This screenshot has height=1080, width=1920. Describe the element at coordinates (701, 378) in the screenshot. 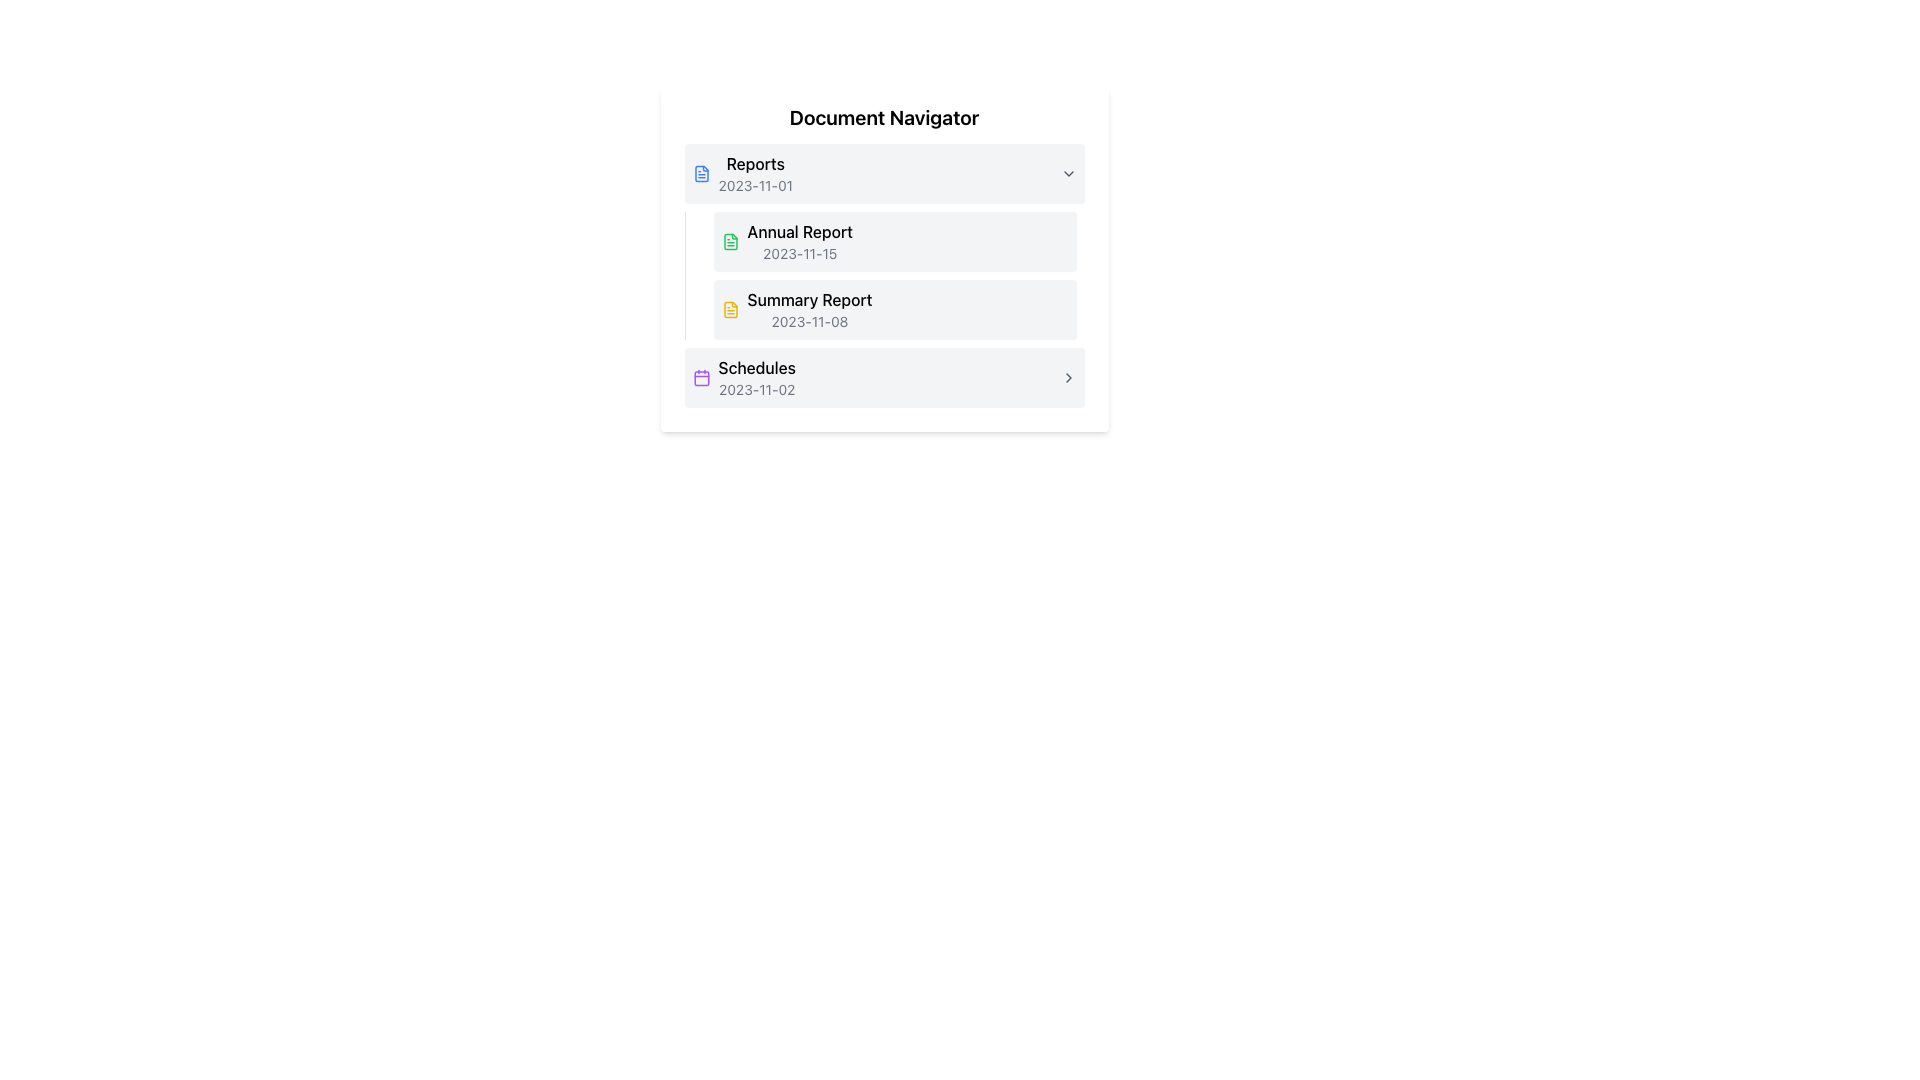

I see `the calendar icon that represents the schedule, located to the immediate left of the text 'Schedules'` at that location.